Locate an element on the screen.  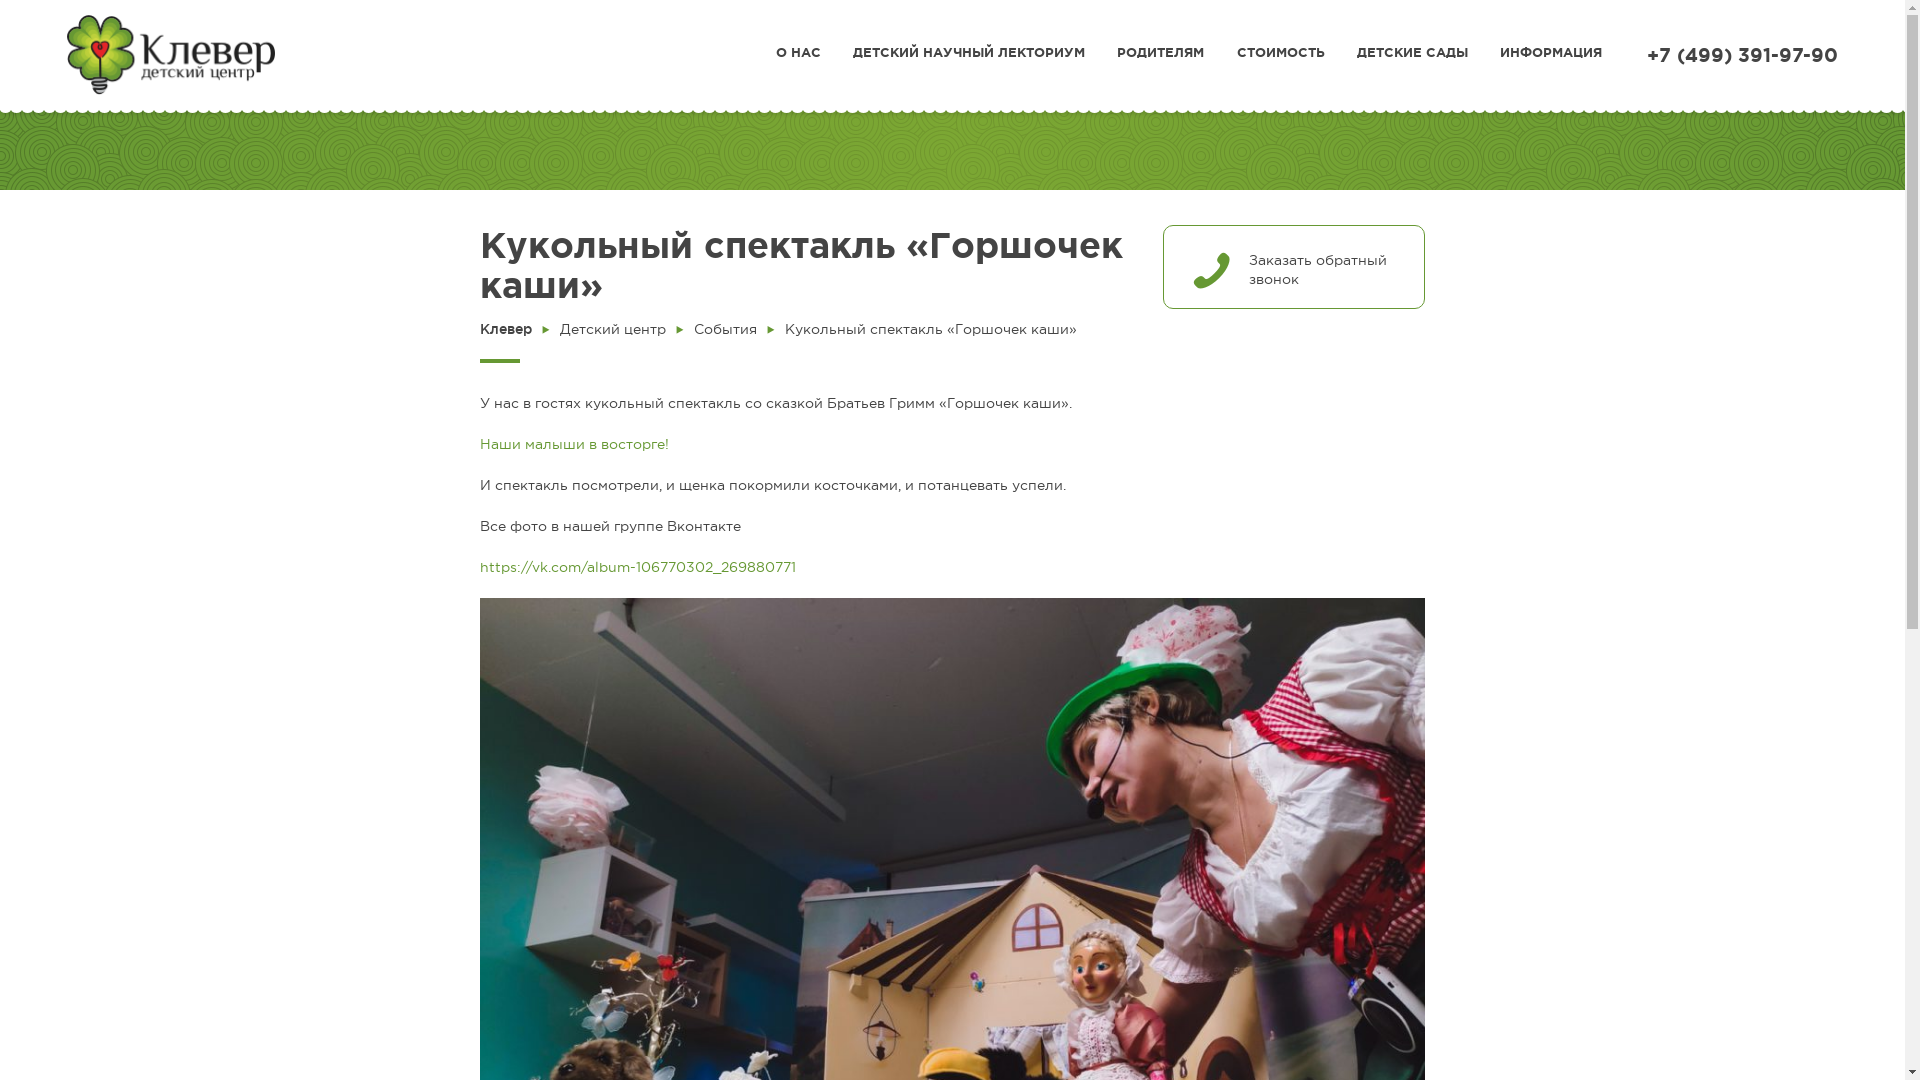
'https://vk.com/album-106770302_269880771' is located at coordinates (637, 567).